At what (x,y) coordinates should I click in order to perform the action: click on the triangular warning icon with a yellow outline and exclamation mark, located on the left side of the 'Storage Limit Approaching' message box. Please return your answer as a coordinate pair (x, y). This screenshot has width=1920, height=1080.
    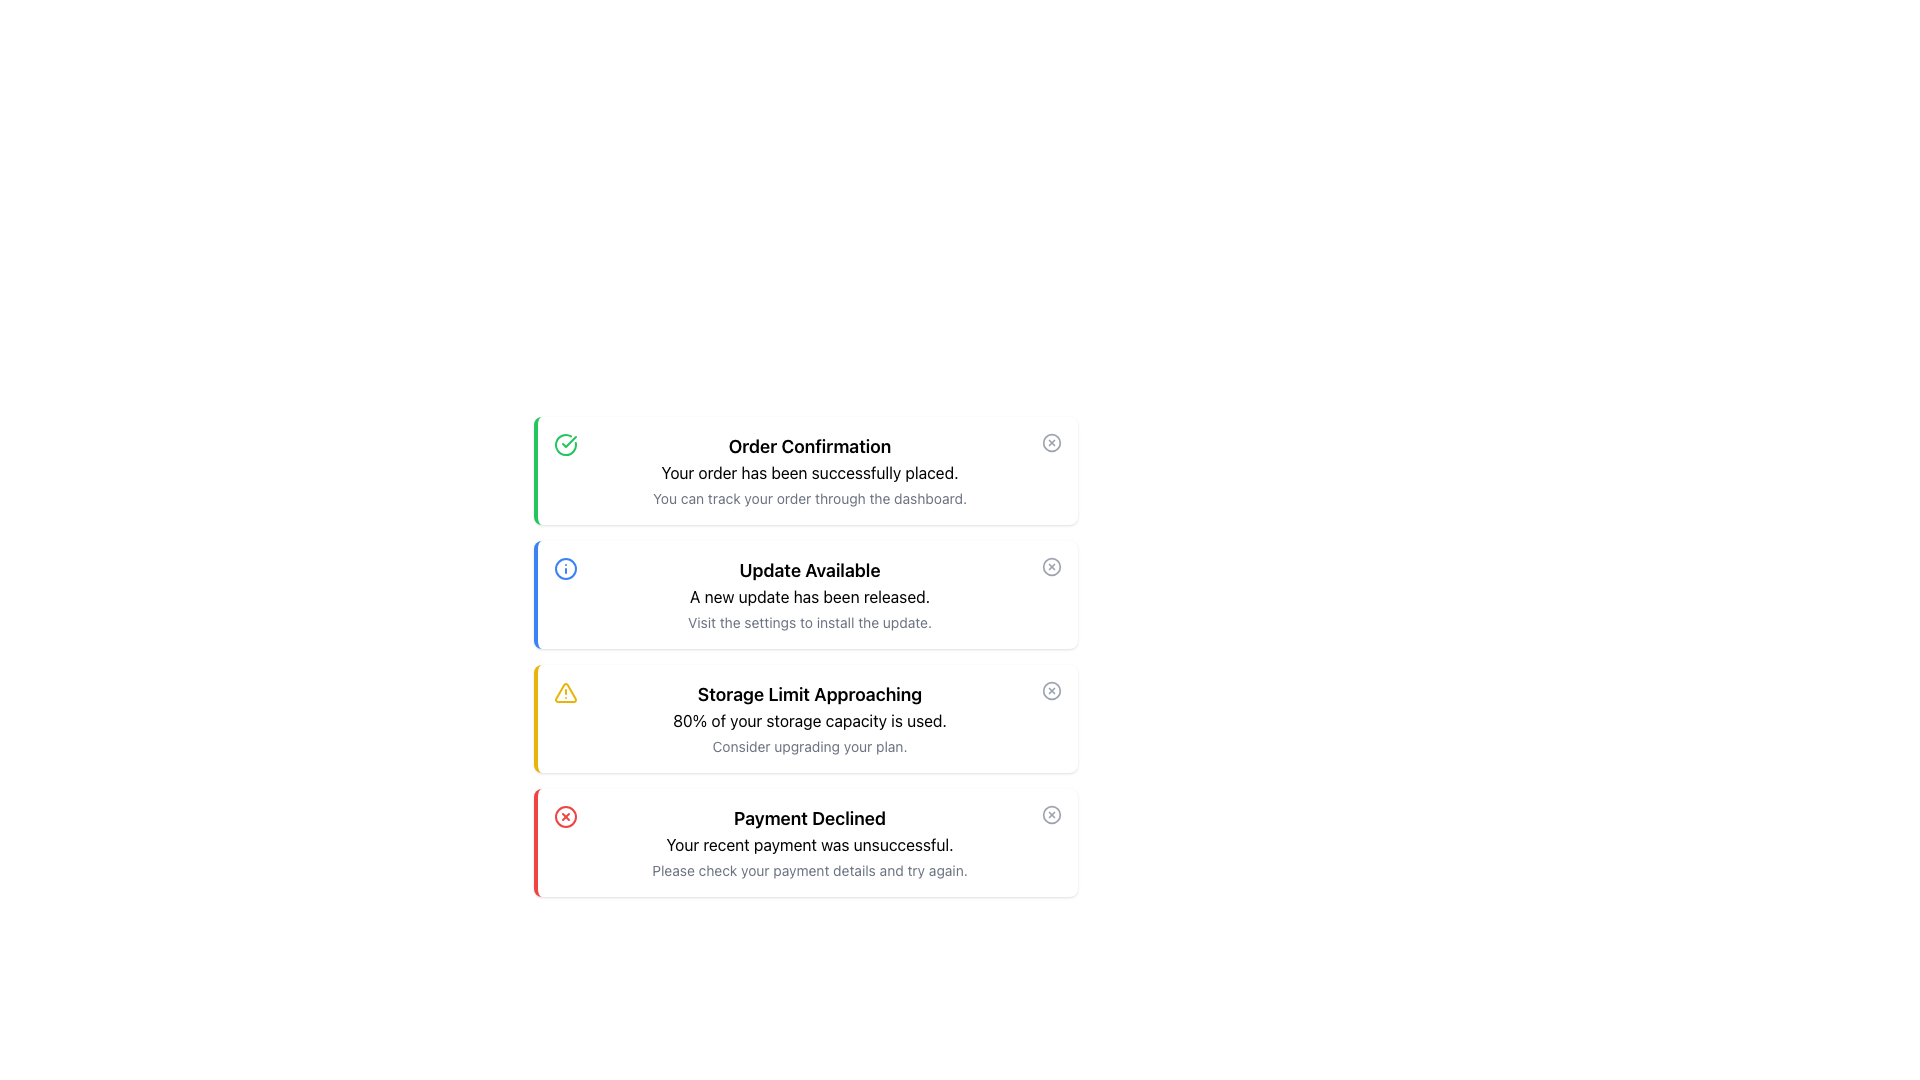
    Looking at the image, I should click on (565, 692).